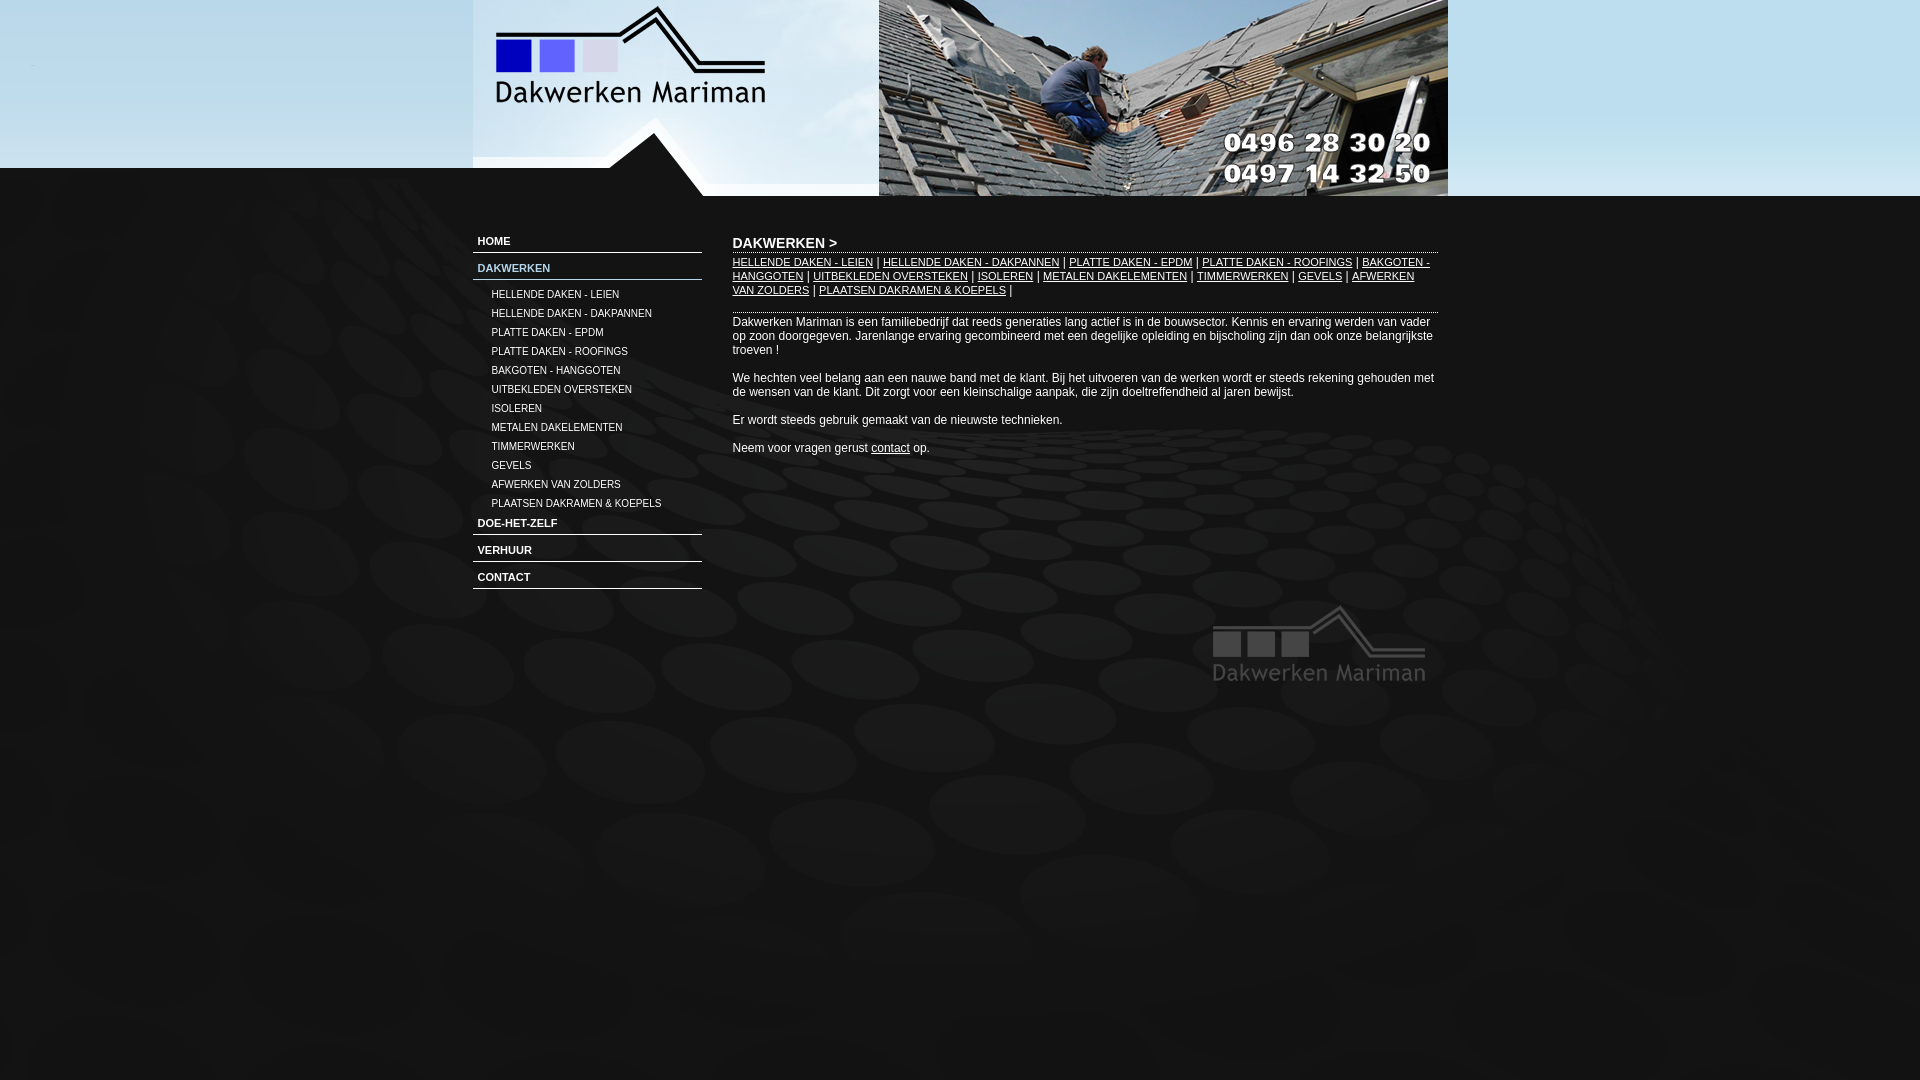  I want to click on 'VERHUUR', so click(598, 552).